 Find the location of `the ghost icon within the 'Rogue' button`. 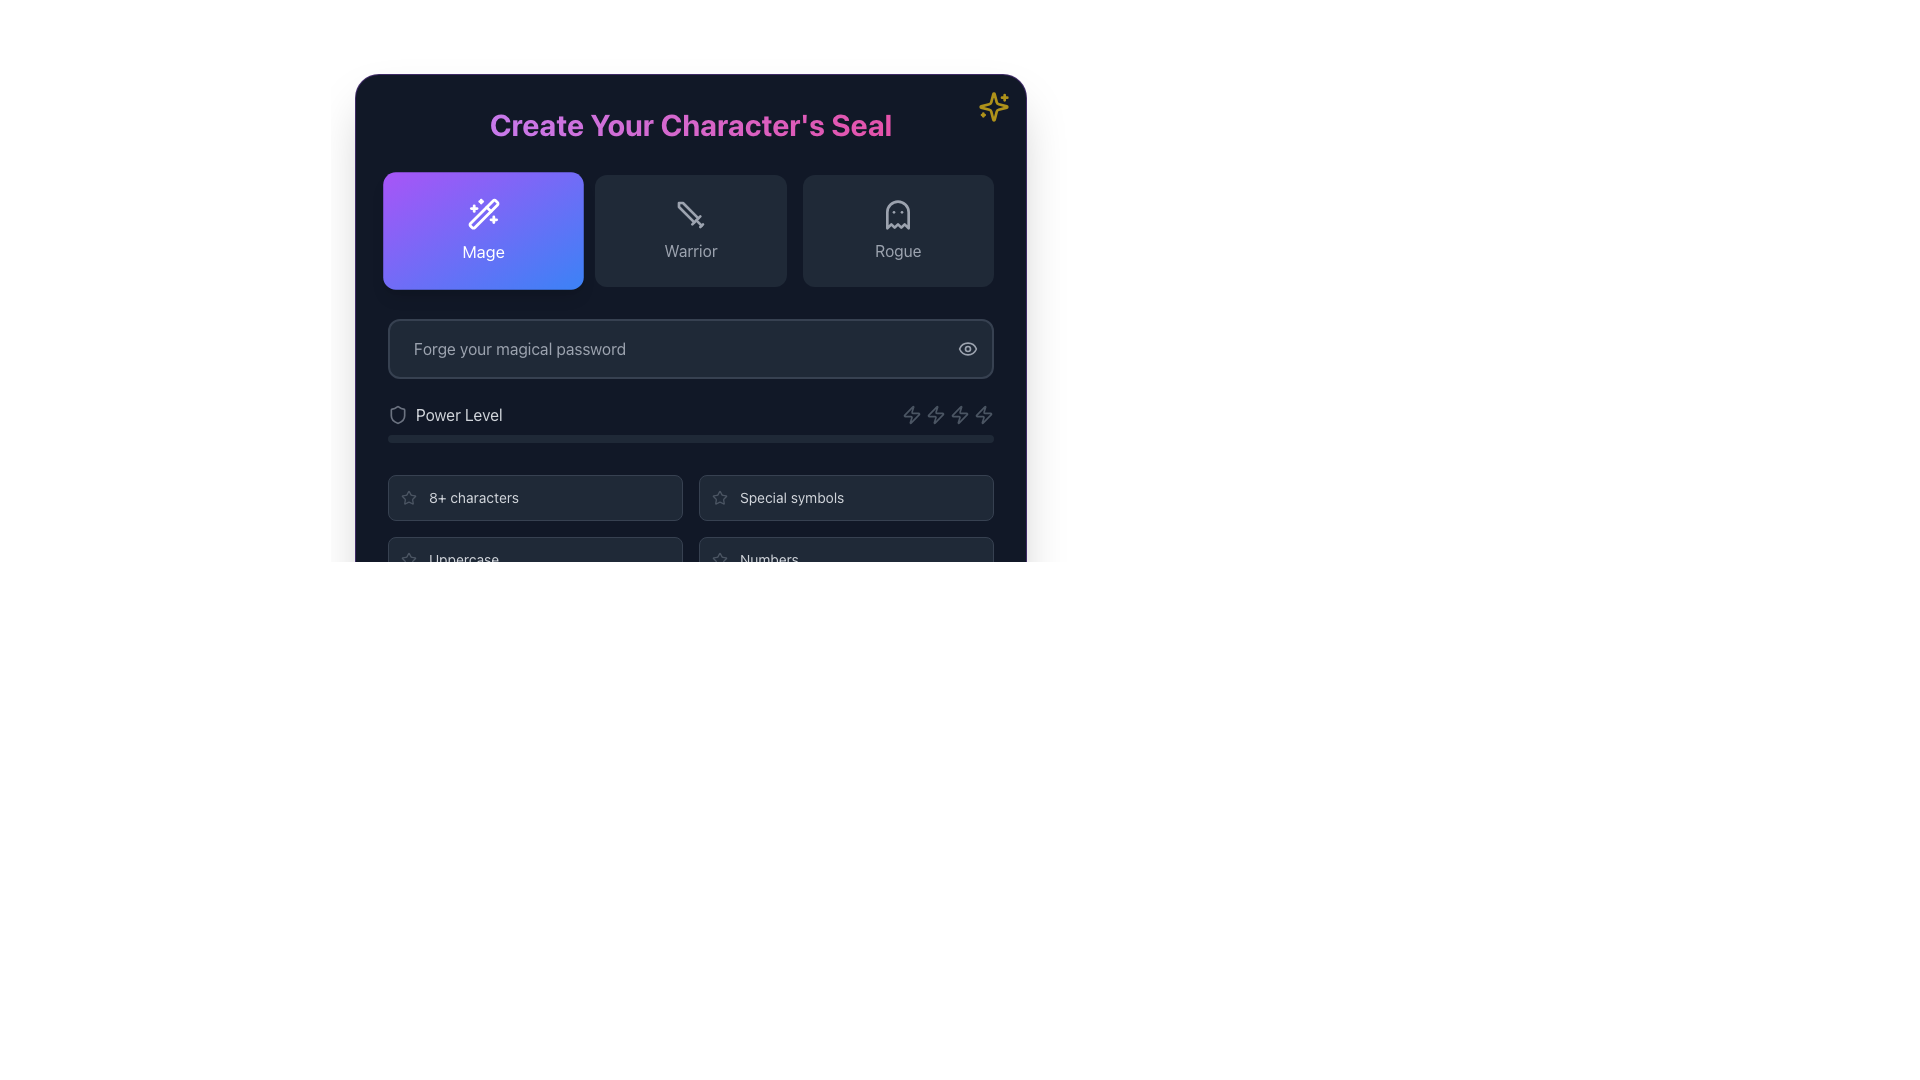

the ghost icon within the 'Rogue' button is located at coordinates (897, 215).